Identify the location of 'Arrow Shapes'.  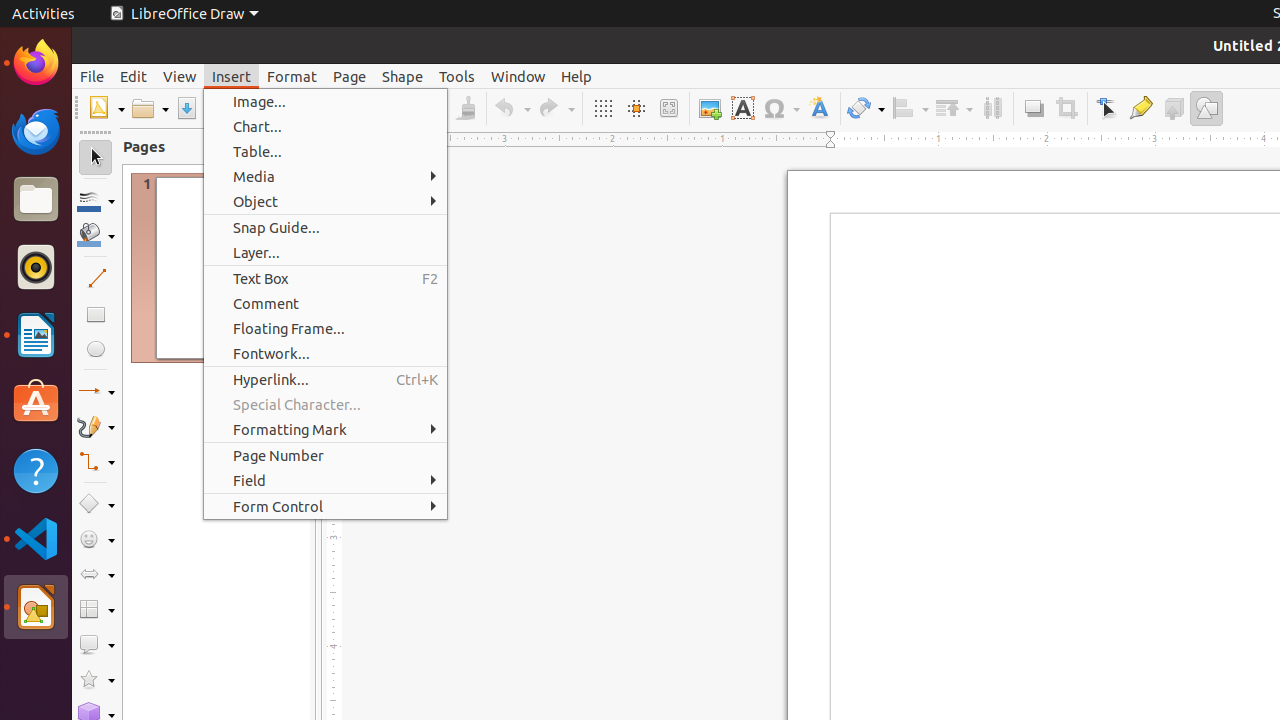
(95, 574).